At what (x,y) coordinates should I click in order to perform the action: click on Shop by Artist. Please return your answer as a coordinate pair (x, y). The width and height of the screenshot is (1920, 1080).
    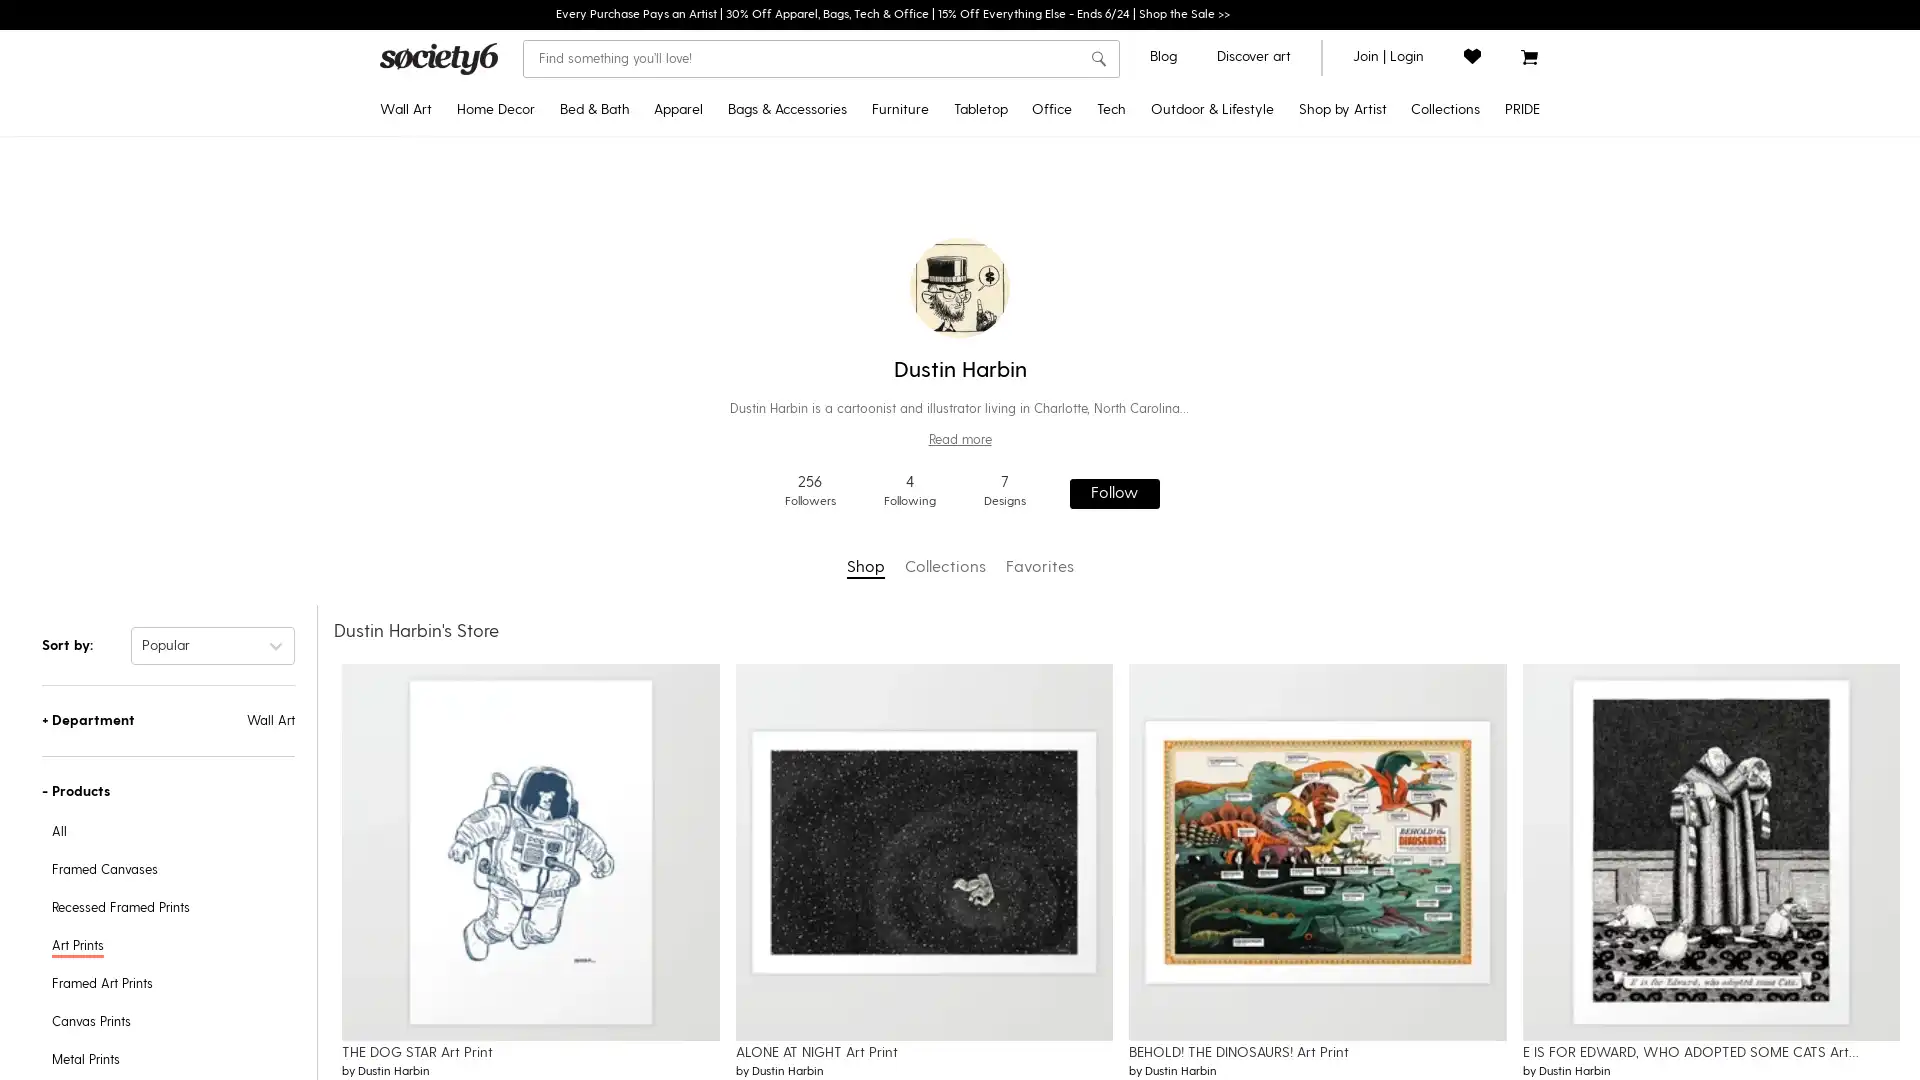
    Looking at the image, I should click on (1288, 450).